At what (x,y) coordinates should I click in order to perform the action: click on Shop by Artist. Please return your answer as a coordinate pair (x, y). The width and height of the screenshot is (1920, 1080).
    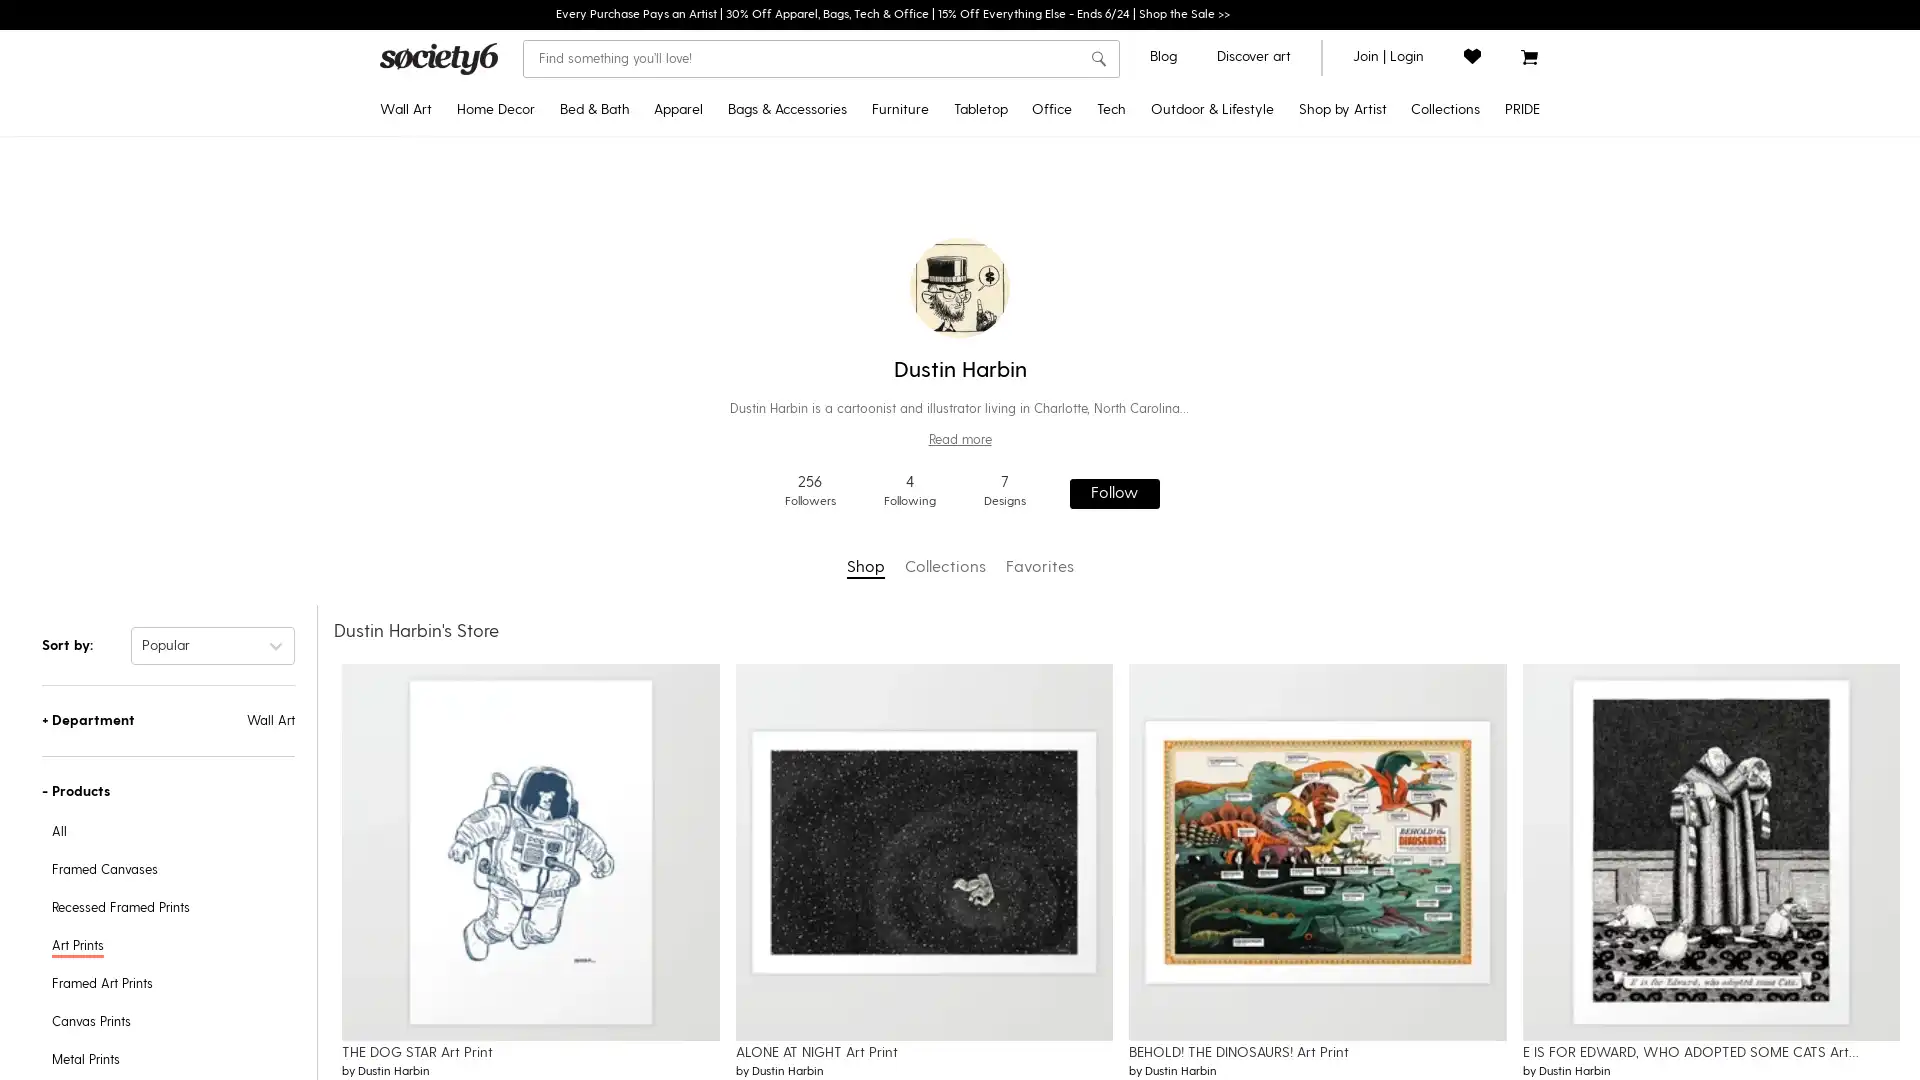
    Looking at the image, I should click on (1288, 450).